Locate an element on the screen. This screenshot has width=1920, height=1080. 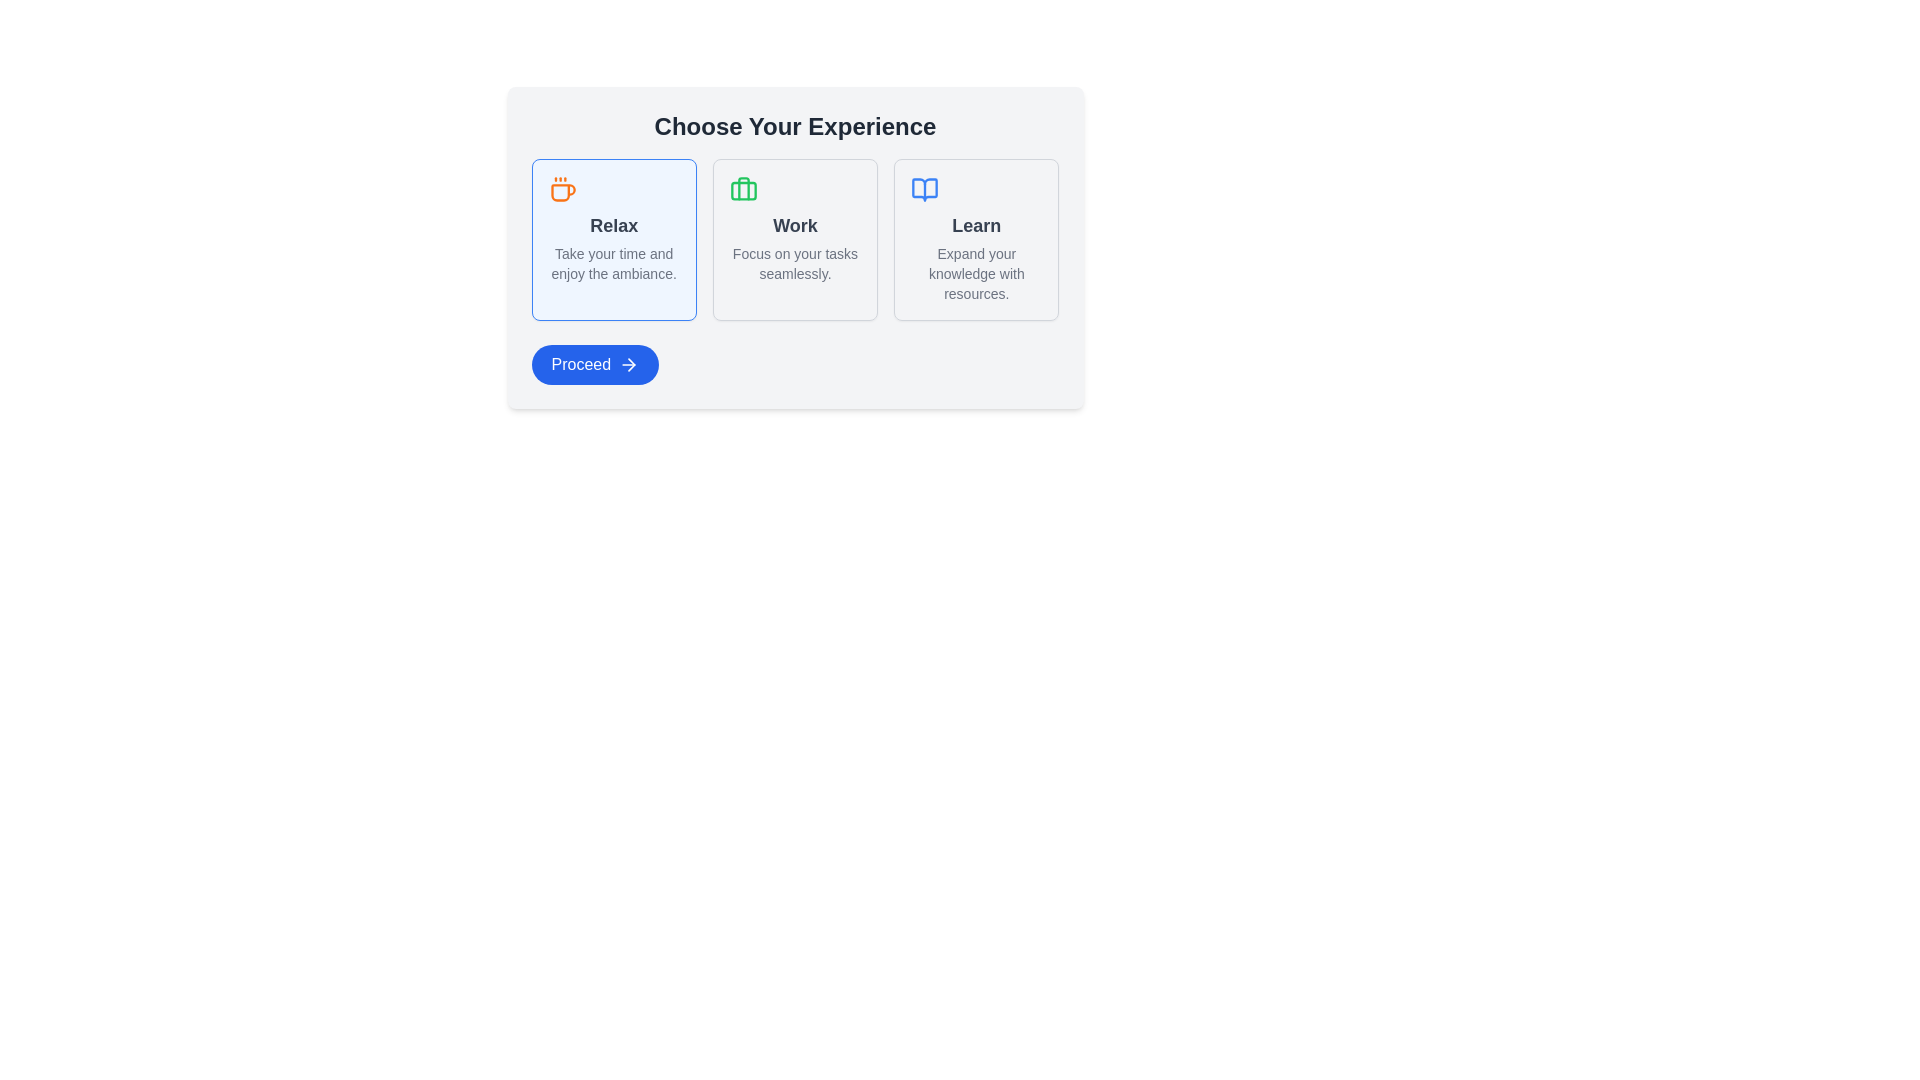
the blue open book icon located in the third box below the 'Learn' label is located at coordinates (924, 189).